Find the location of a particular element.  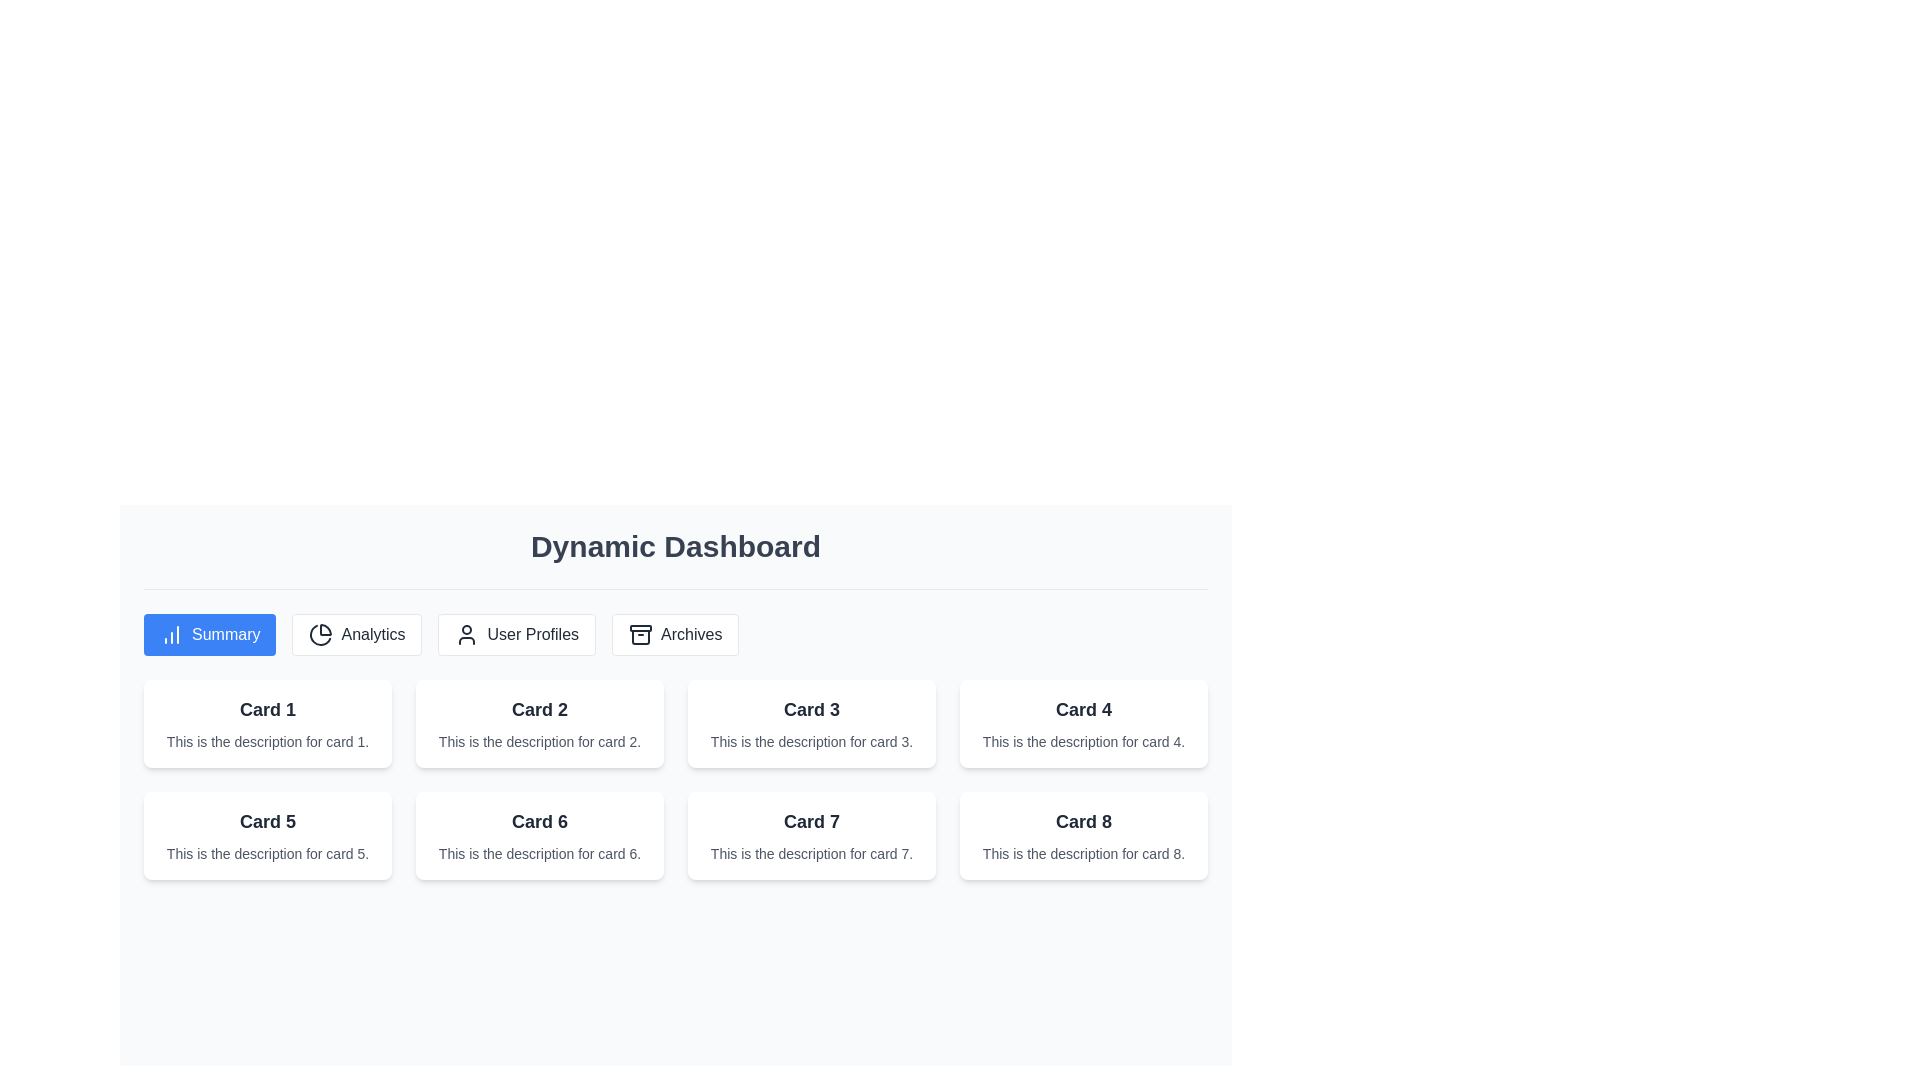

the Navigation Bar located below the 'Dynamic Dashboard' header is located at coordinates (676, 635).